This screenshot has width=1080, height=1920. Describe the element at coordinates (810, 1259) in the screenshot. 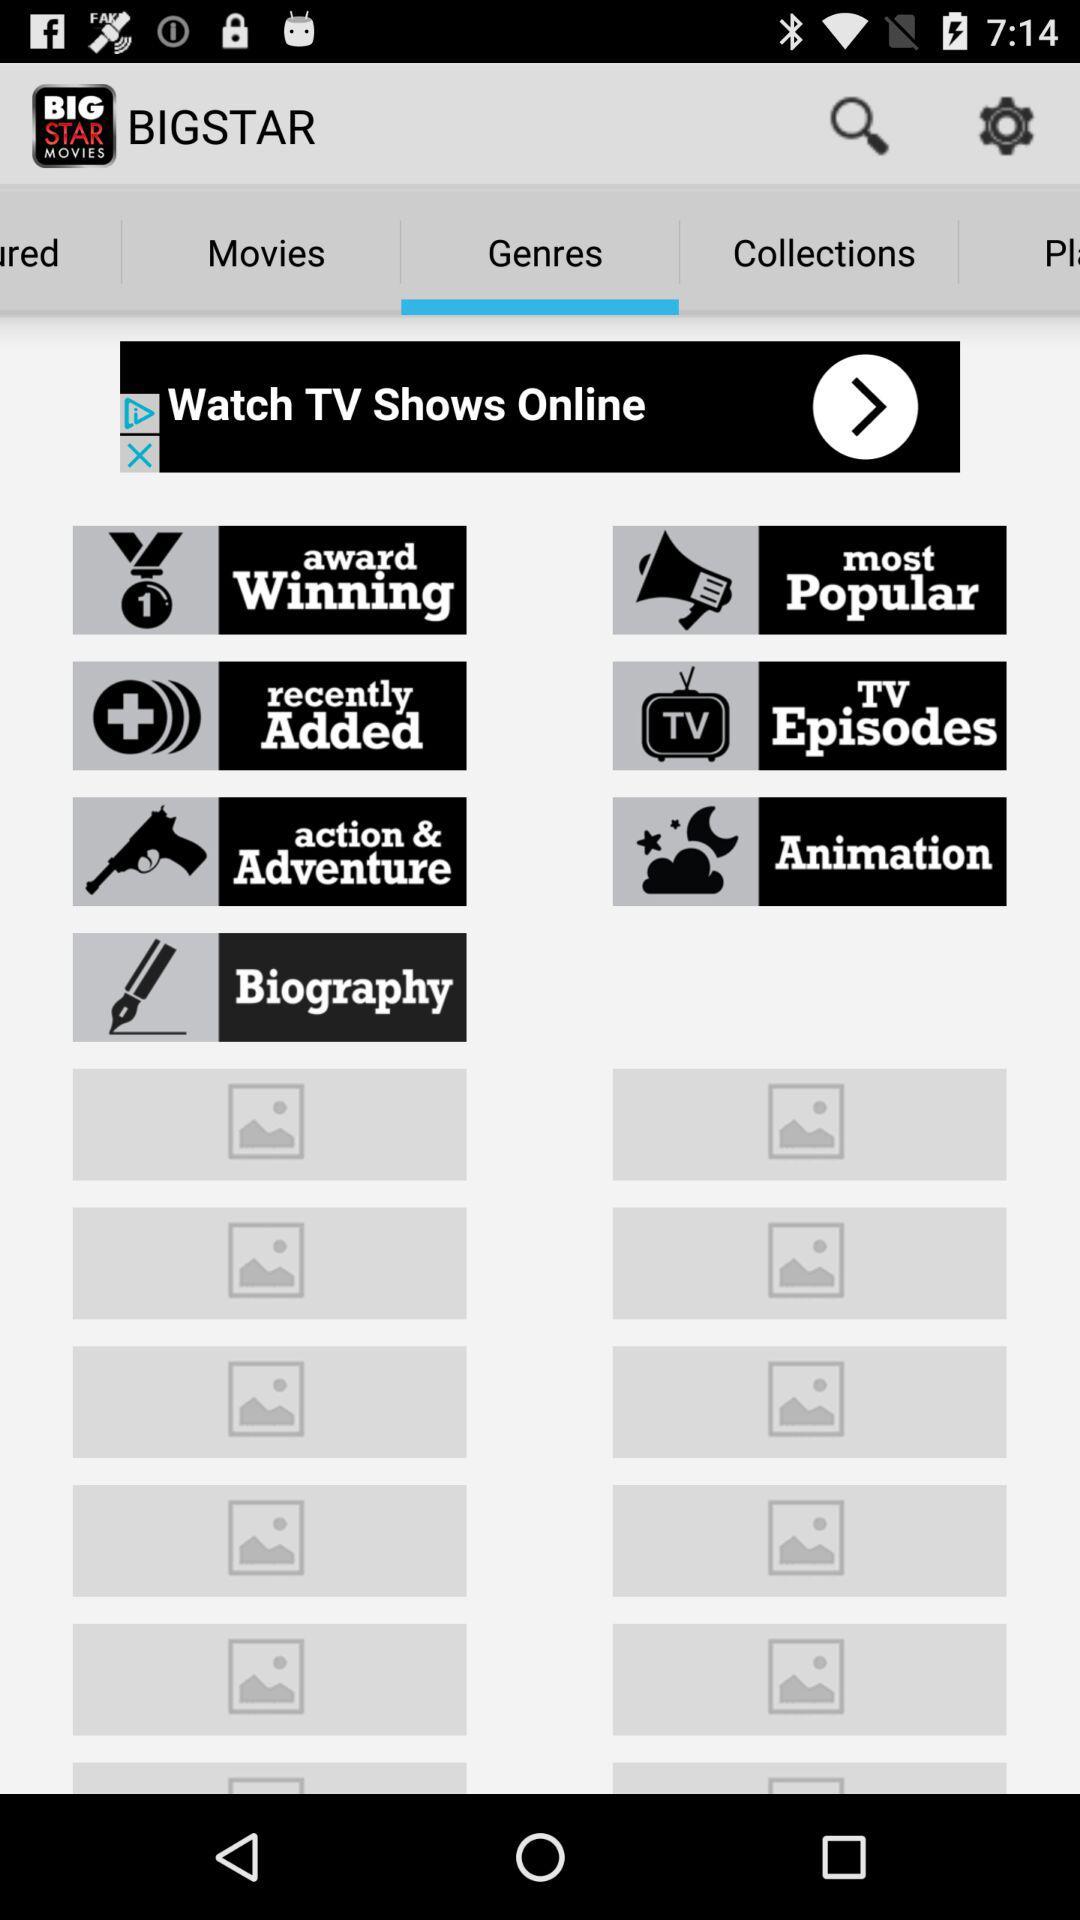

I see `tap on the second image below animation at the right side of the page` at that location.